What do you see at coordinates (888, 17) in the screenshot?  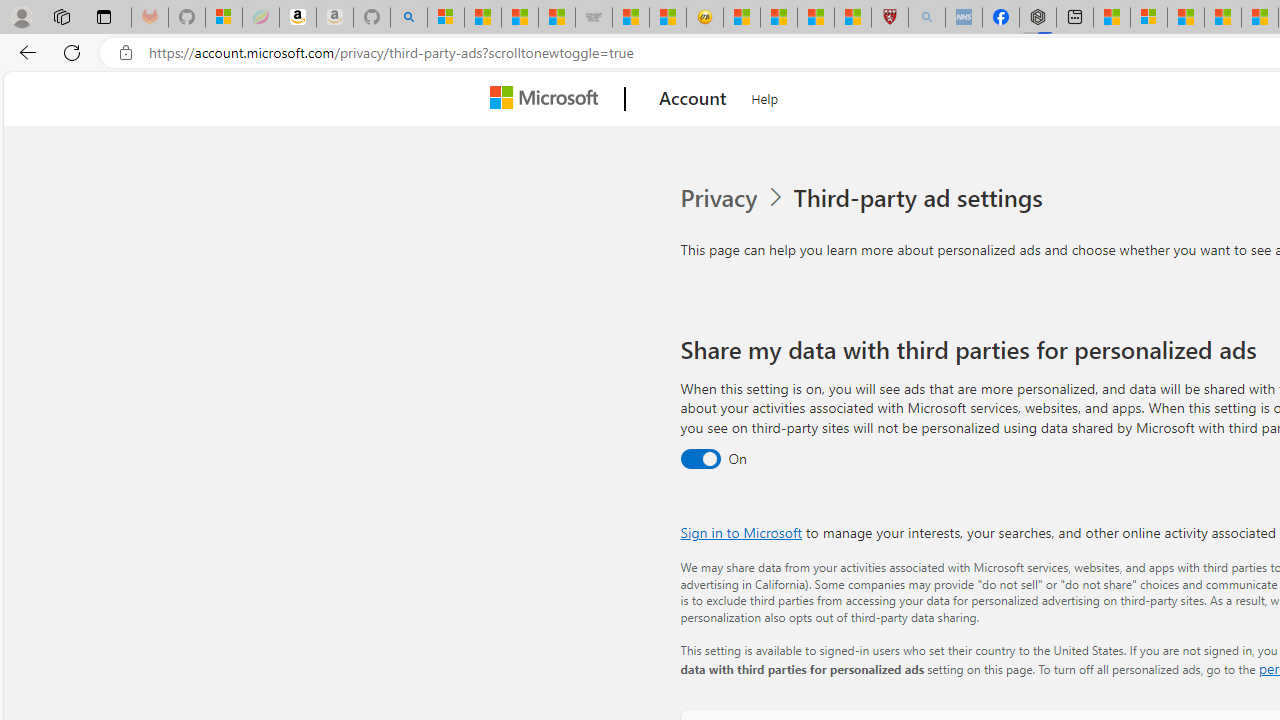 I see `'Robert H. Shmerling, MD - Harvard Health'` at bounding box center [888, 17].